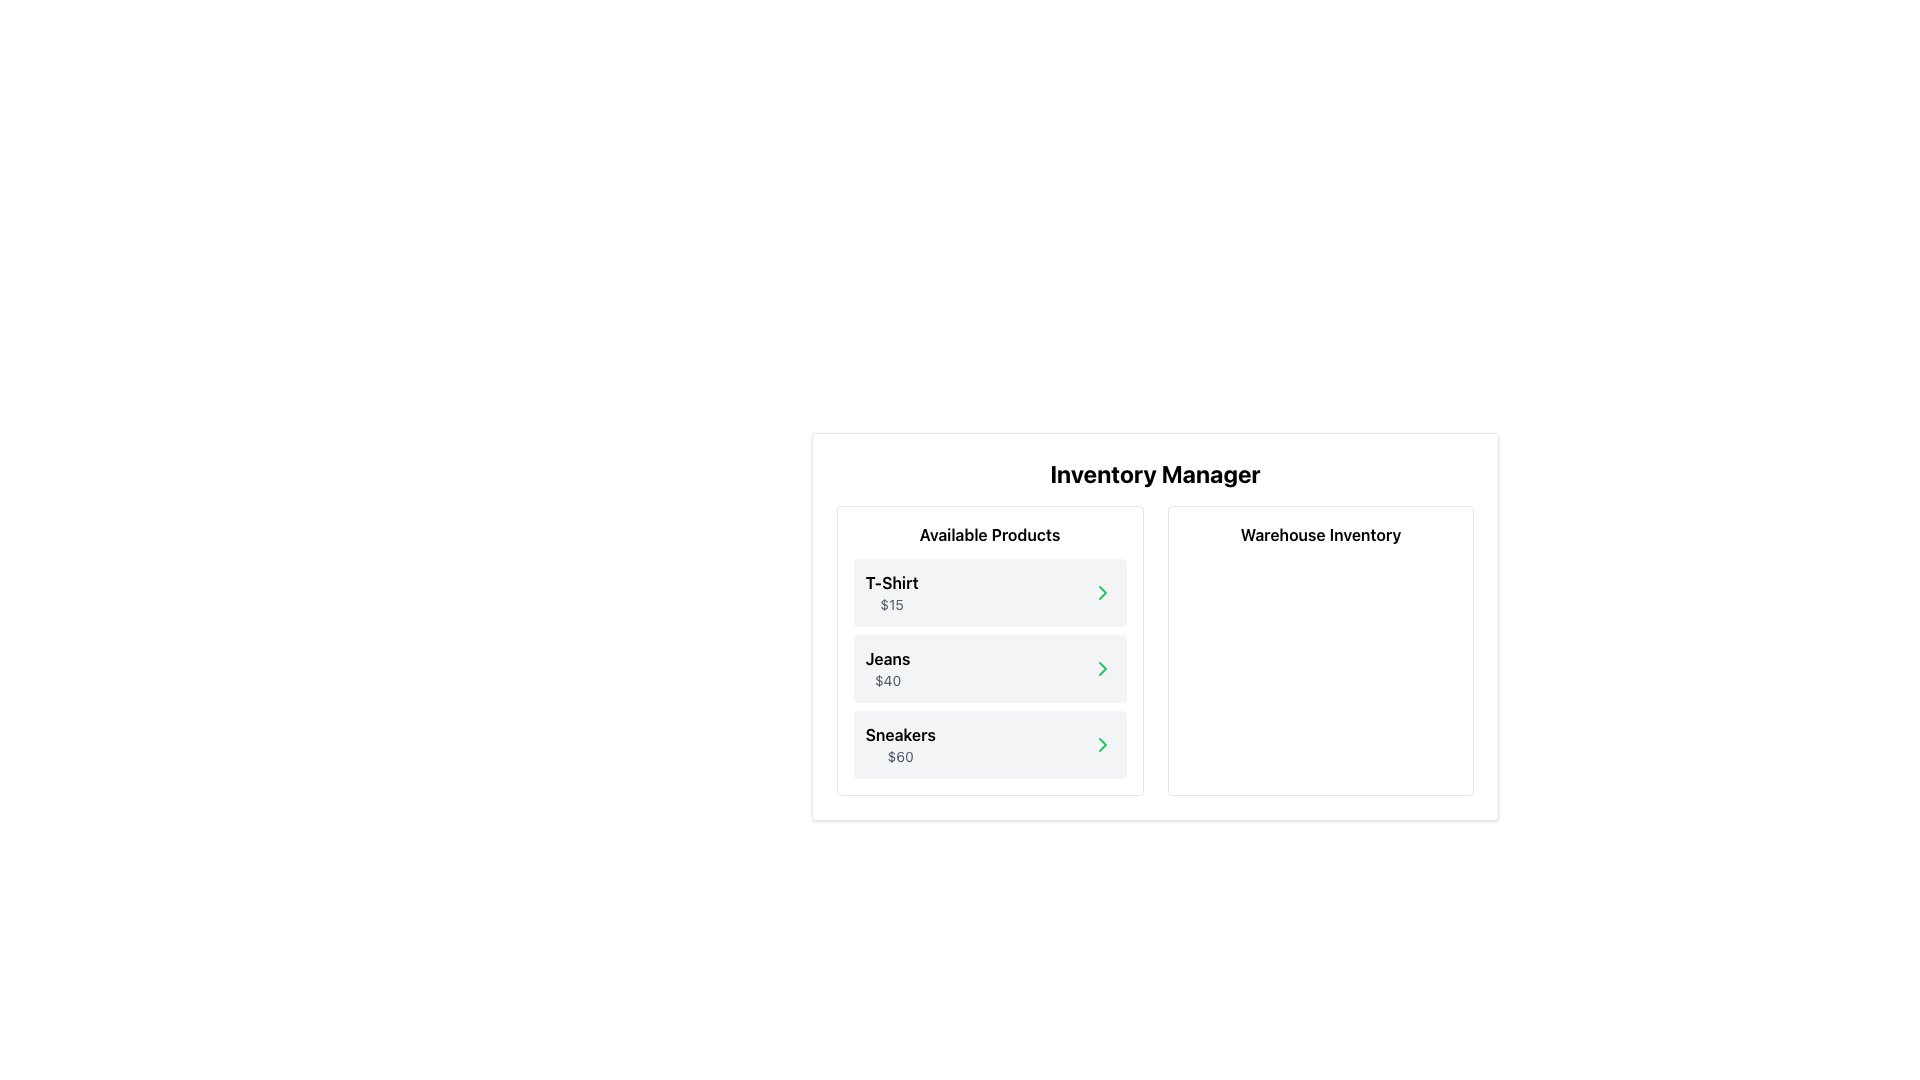 The width and height of the screenshot is (1920, 1080). Describe the element at coordinates (891, 582) in the screenshot. I see `bolded text label that displays 'T-Shirt' located at the top-left corner of the product listing card in the 'Available Products' section` at that location.